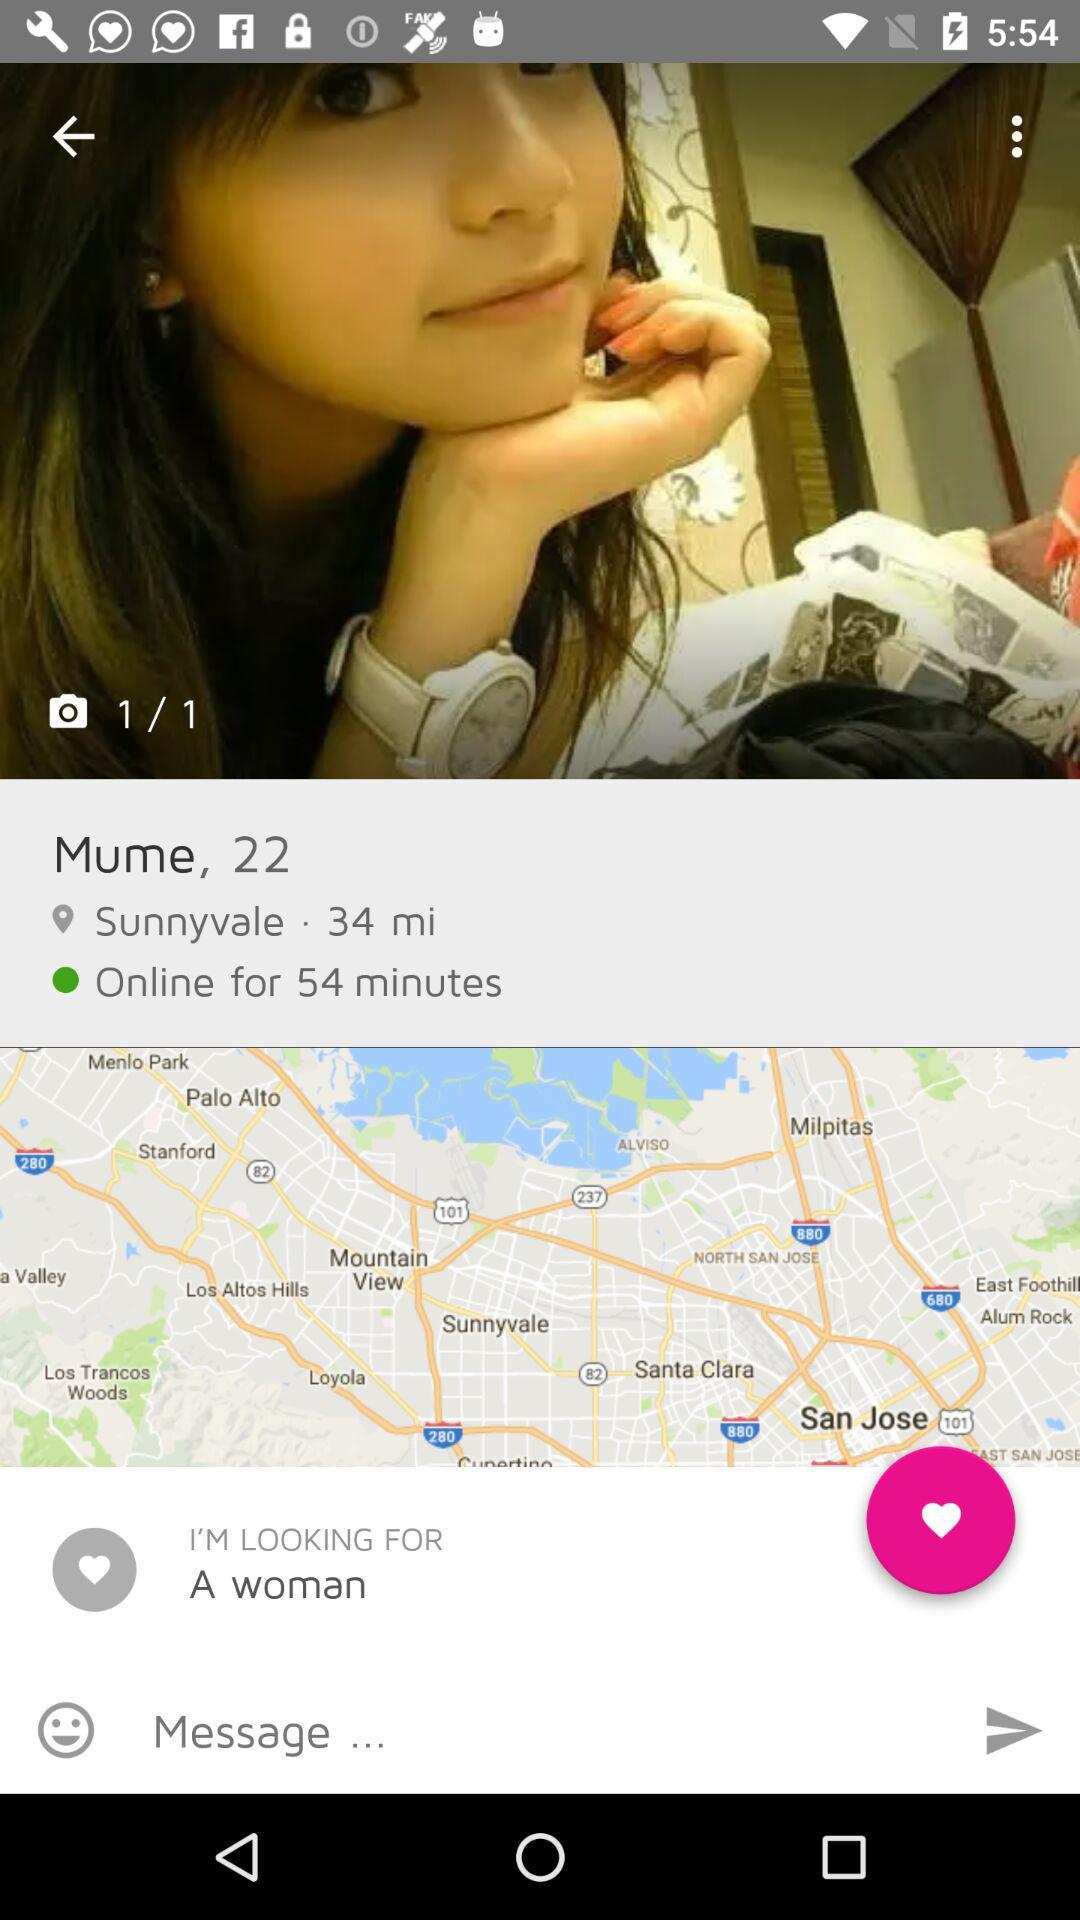  I want to click on write a message, so click(540, 1728).